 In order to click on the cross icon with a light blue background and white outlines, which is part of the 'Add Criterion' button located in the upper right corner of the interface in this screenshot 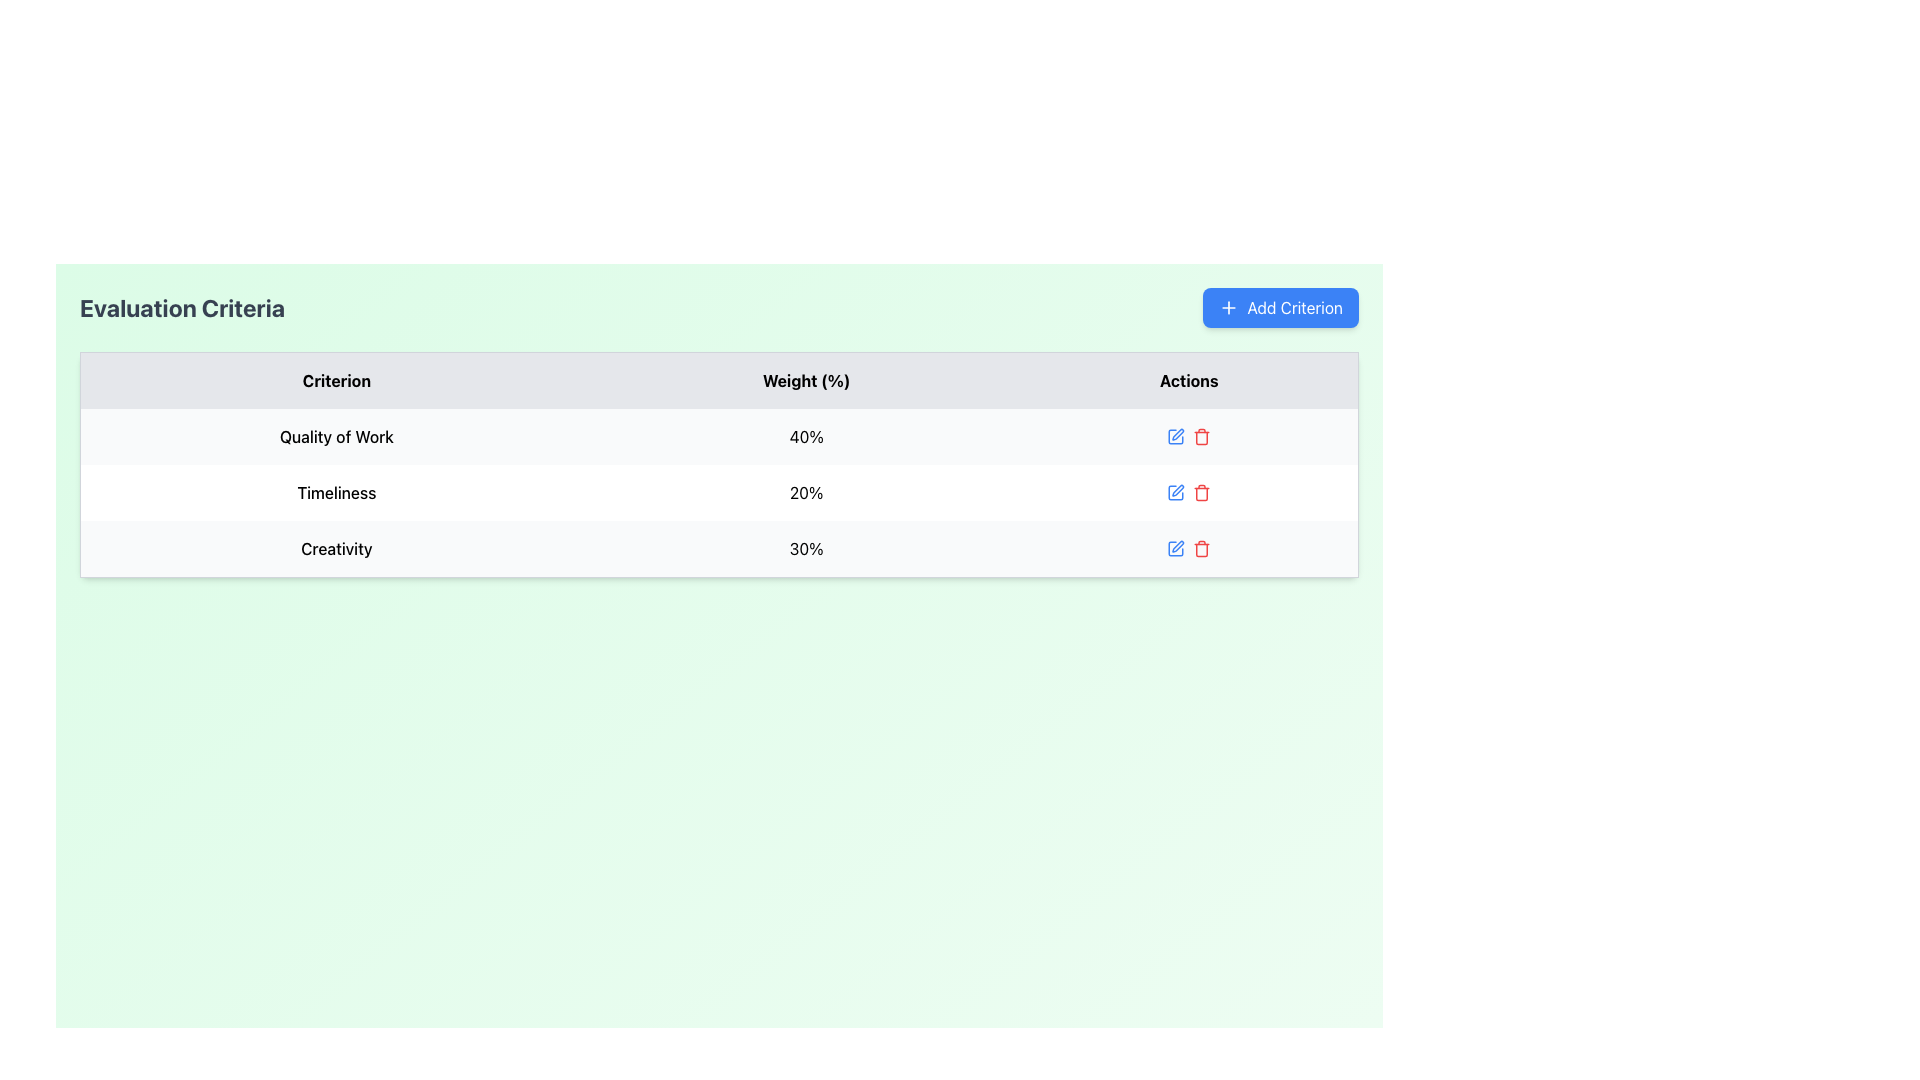, I will do `click(1228, 308)`.